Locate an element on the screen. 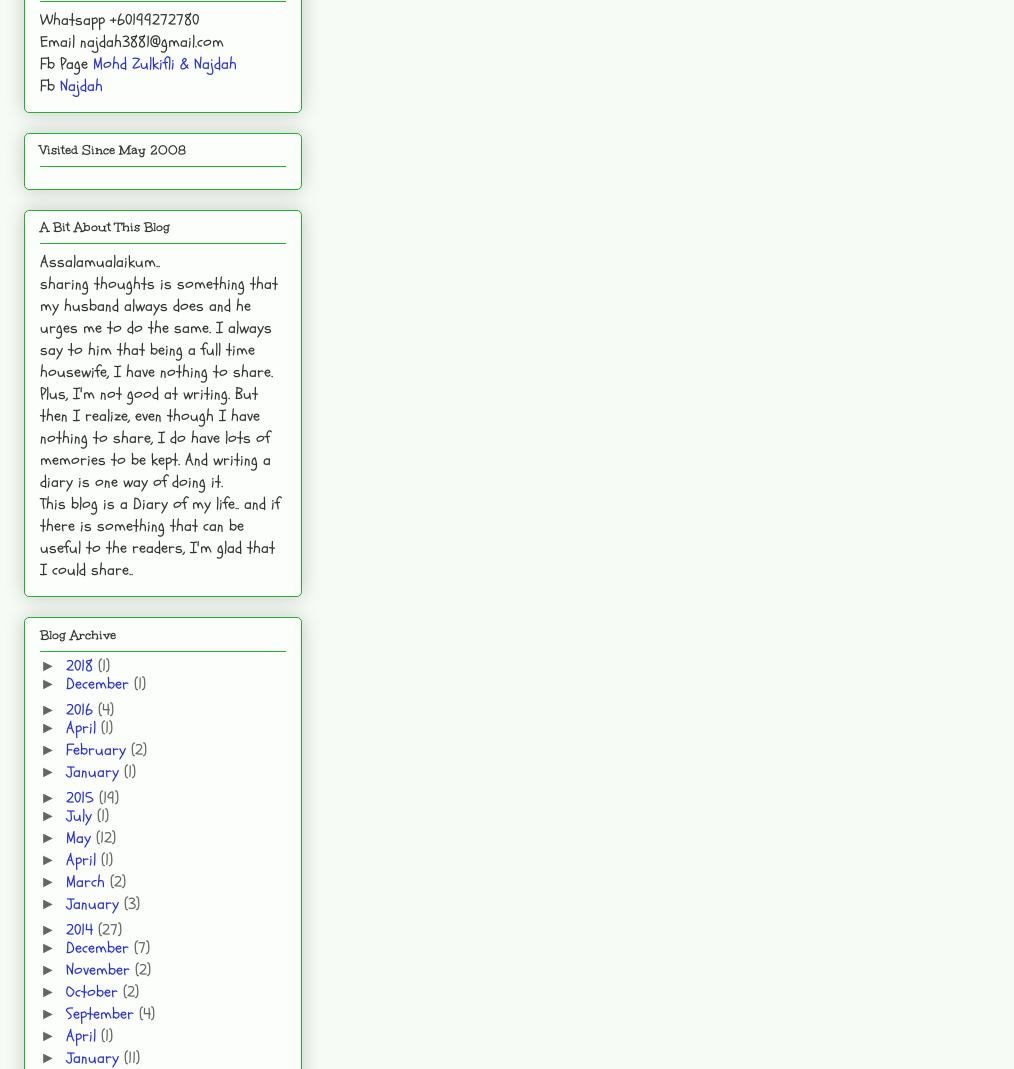  '(3)' is located at coordinates (122, 901).